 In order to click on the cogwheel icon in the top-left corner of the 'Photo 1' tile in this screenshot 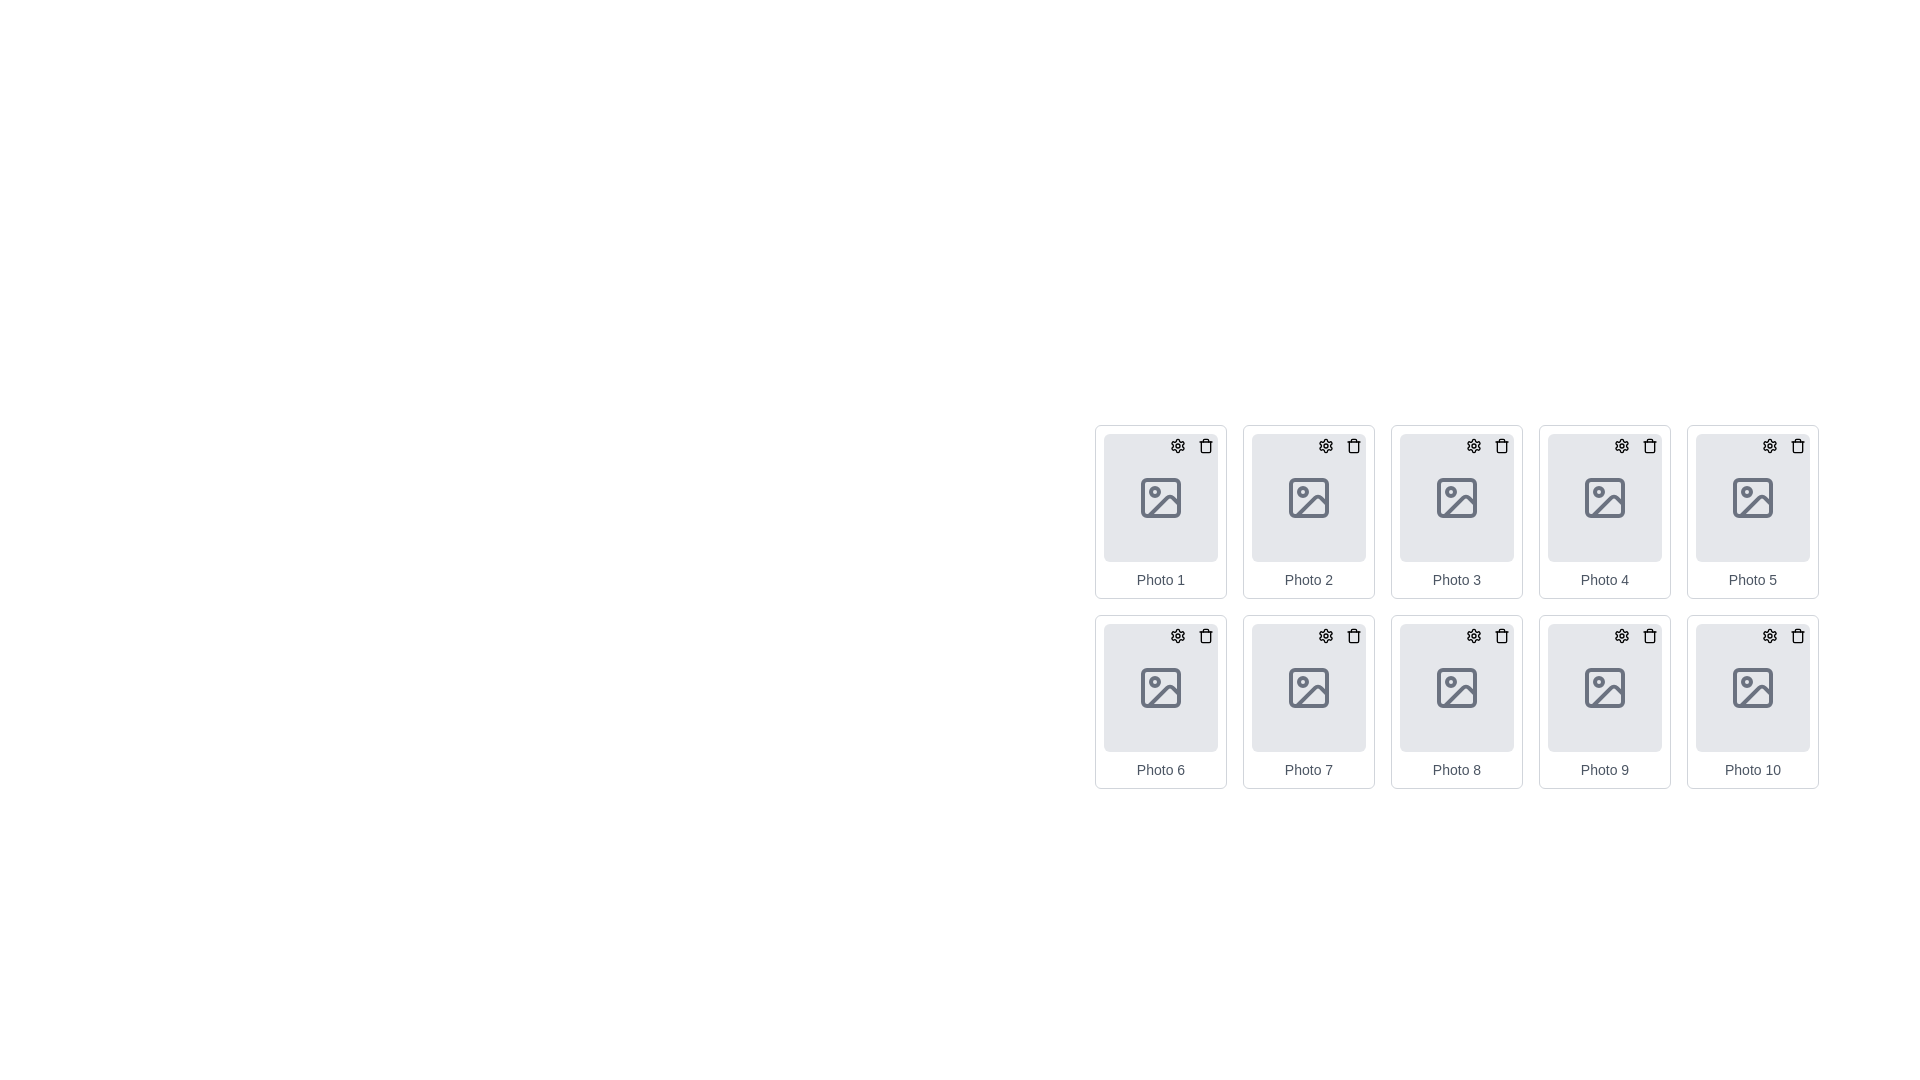, I will do `click(1177, 445)`.